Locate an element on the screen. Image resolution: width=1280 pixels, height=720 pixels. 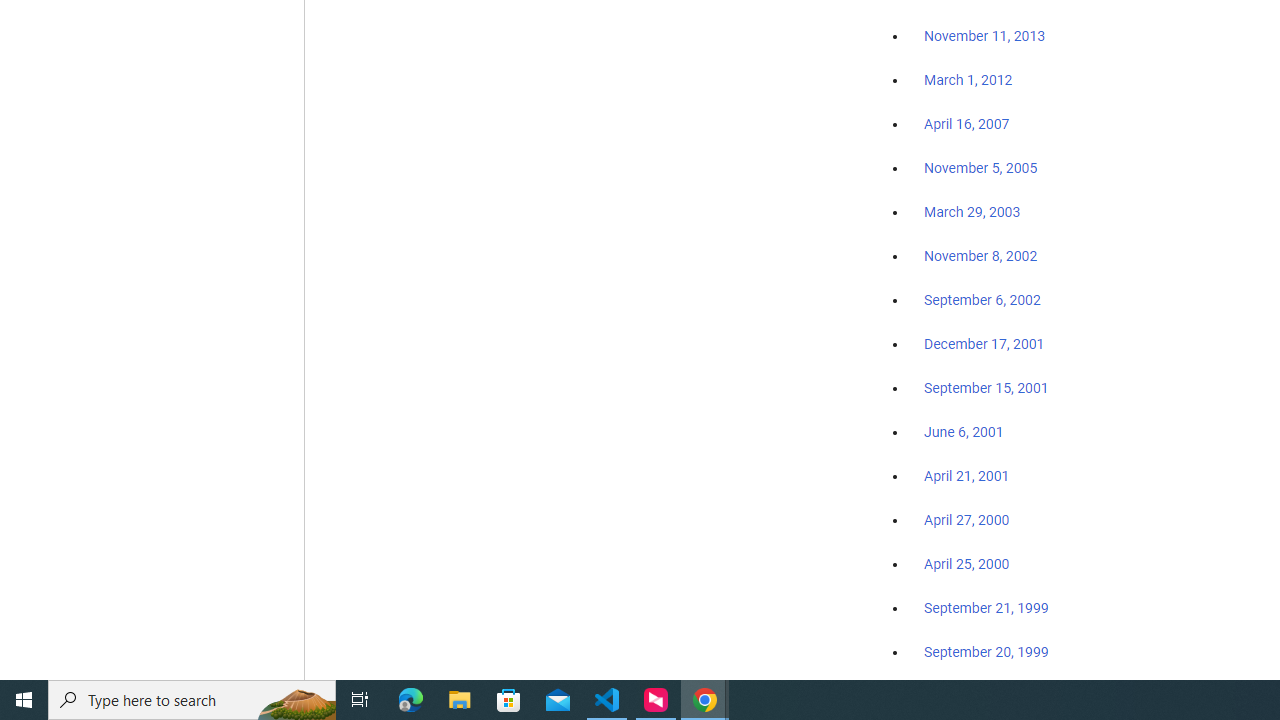
'December 17, 2001' is located at coordinates (984, 342).